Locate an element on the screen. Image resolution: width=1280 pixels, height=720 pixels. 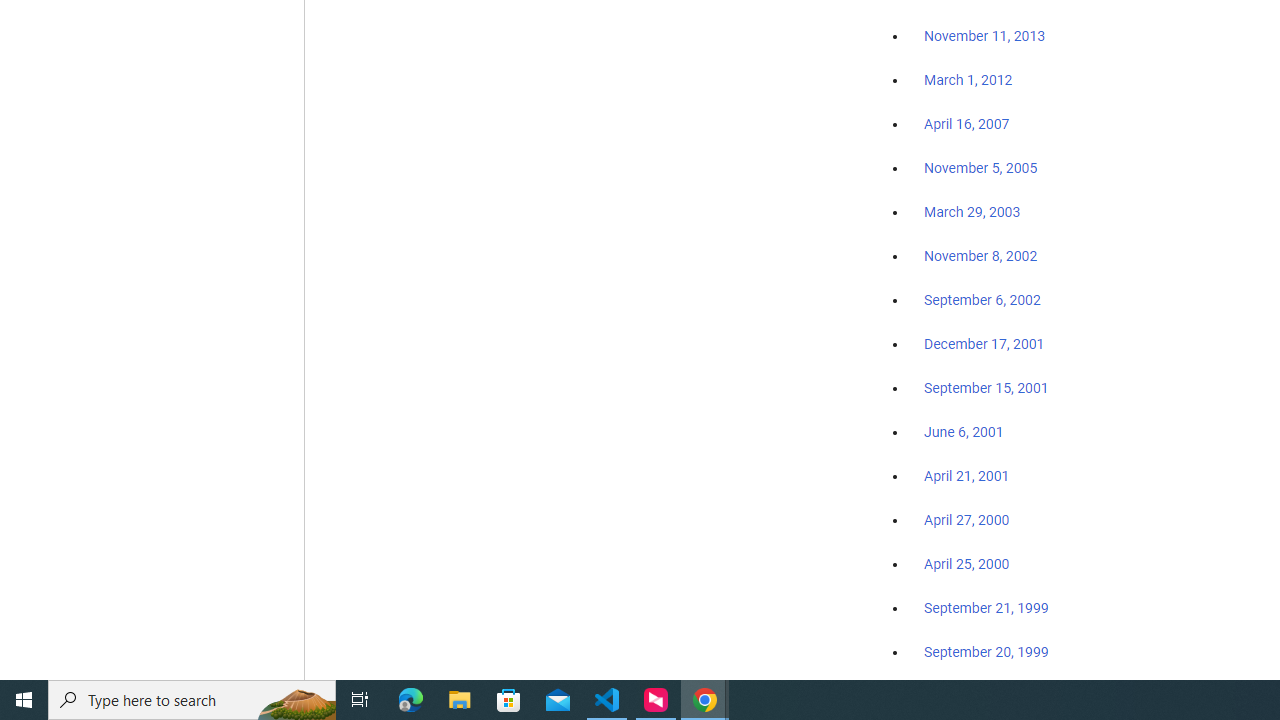
'December 17, 2001' is located at coordinates (984, 342).